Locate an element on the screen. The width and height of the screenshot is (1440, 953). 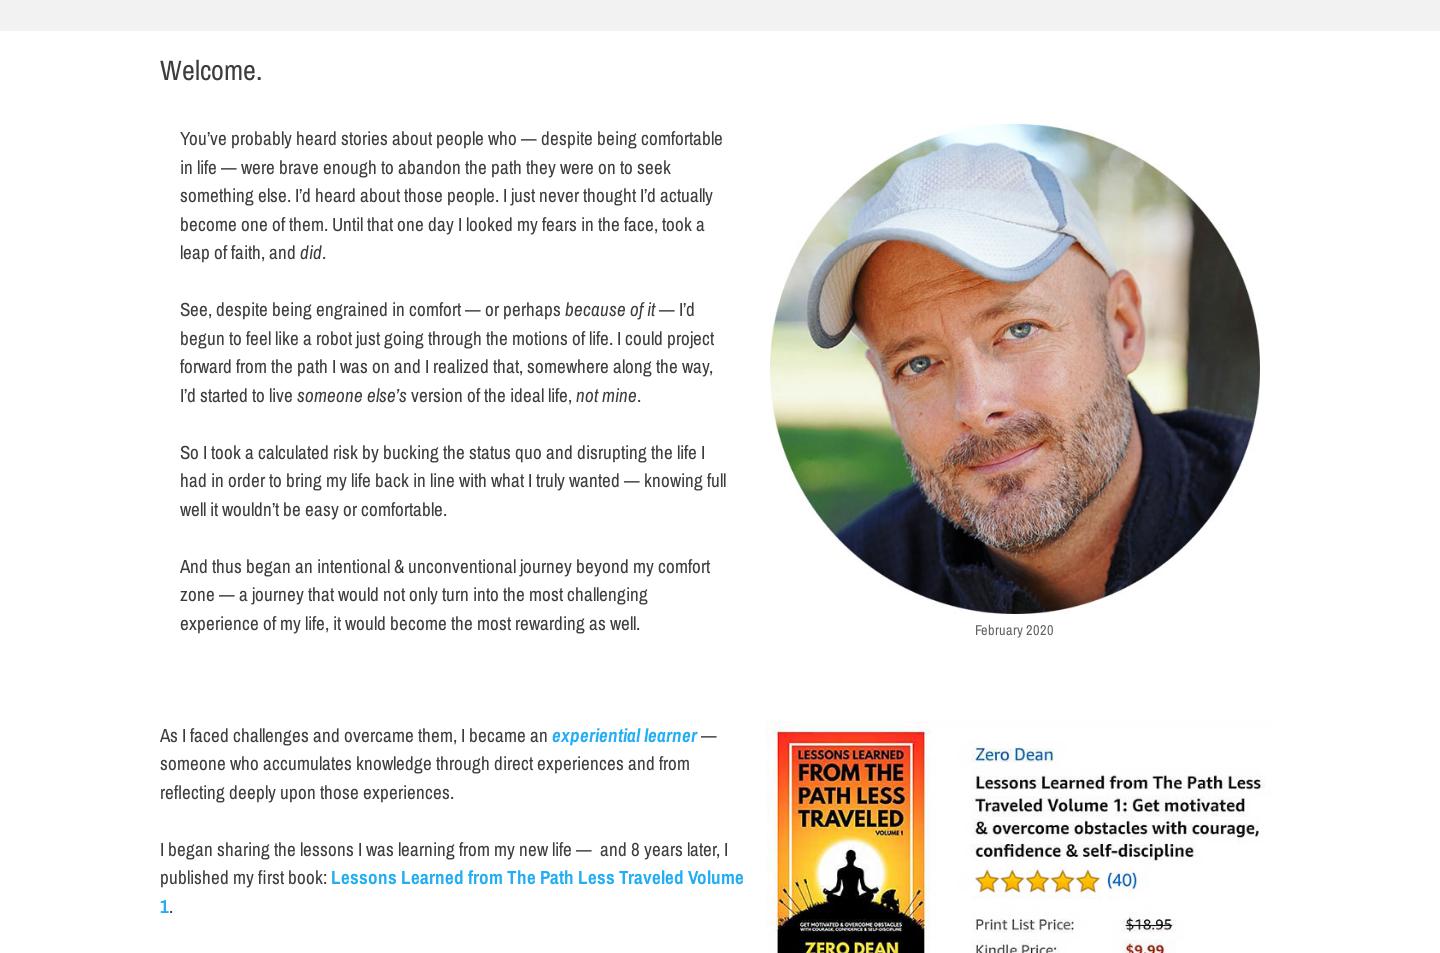
'version of the ideal life,' is located at coordinates (405, 392).